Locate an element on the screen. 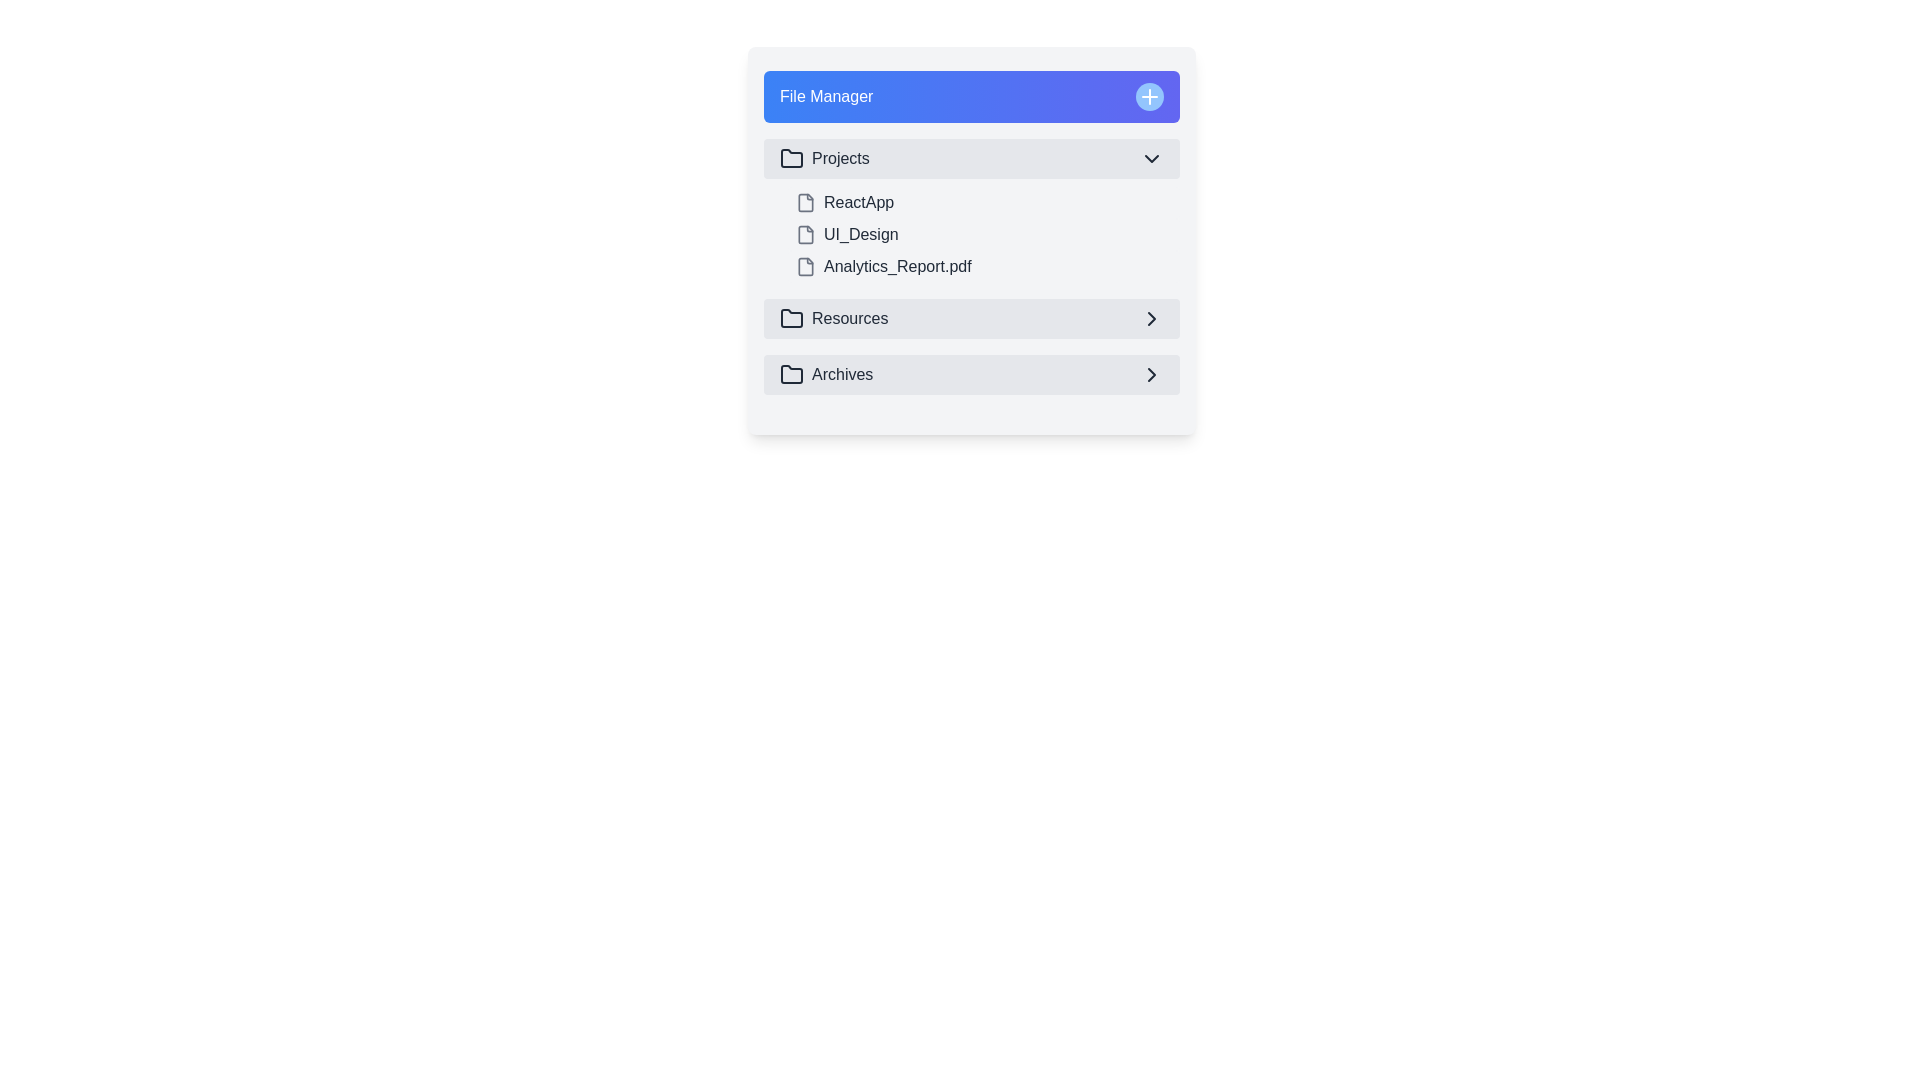  the Chevron Arrow icon located at the rightmost end of the 'Resources' row is located at coordinates (1152, 318).